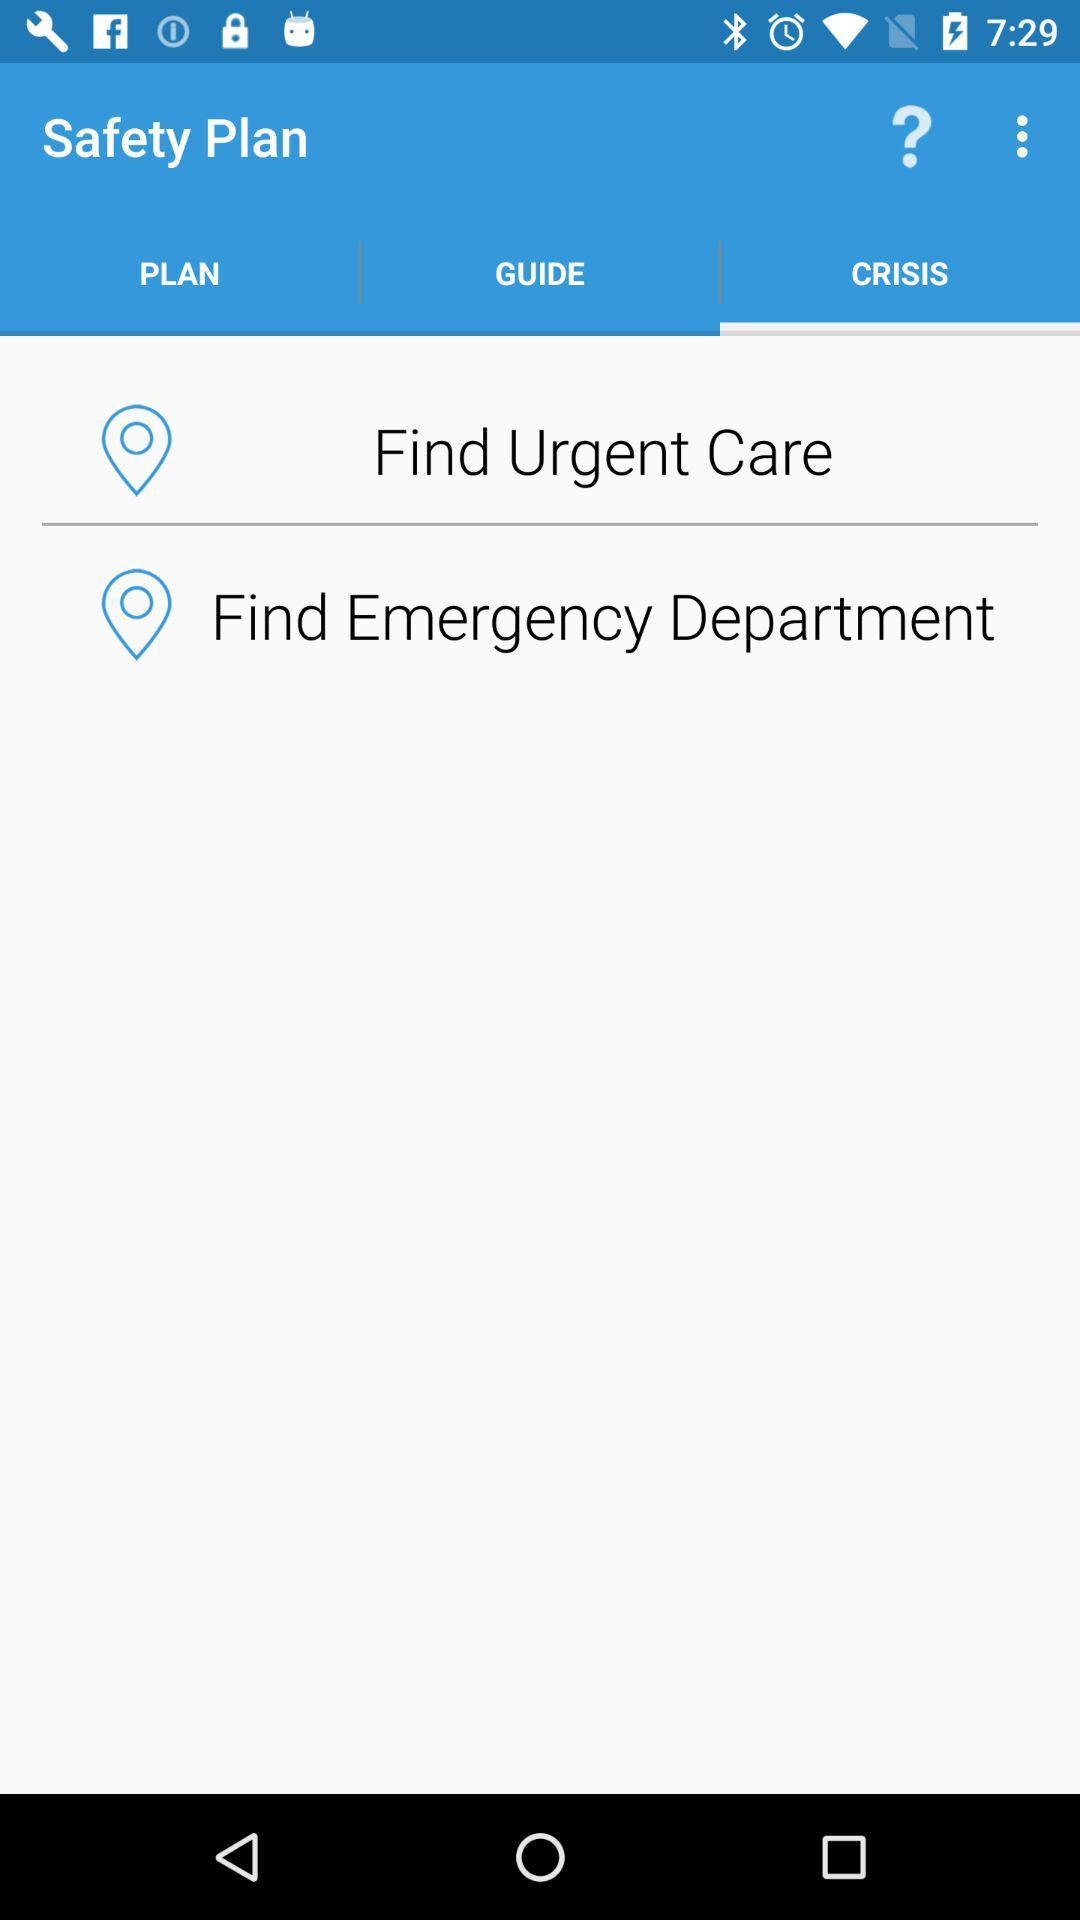  I want to click on item below plan app, so click(540, 449).